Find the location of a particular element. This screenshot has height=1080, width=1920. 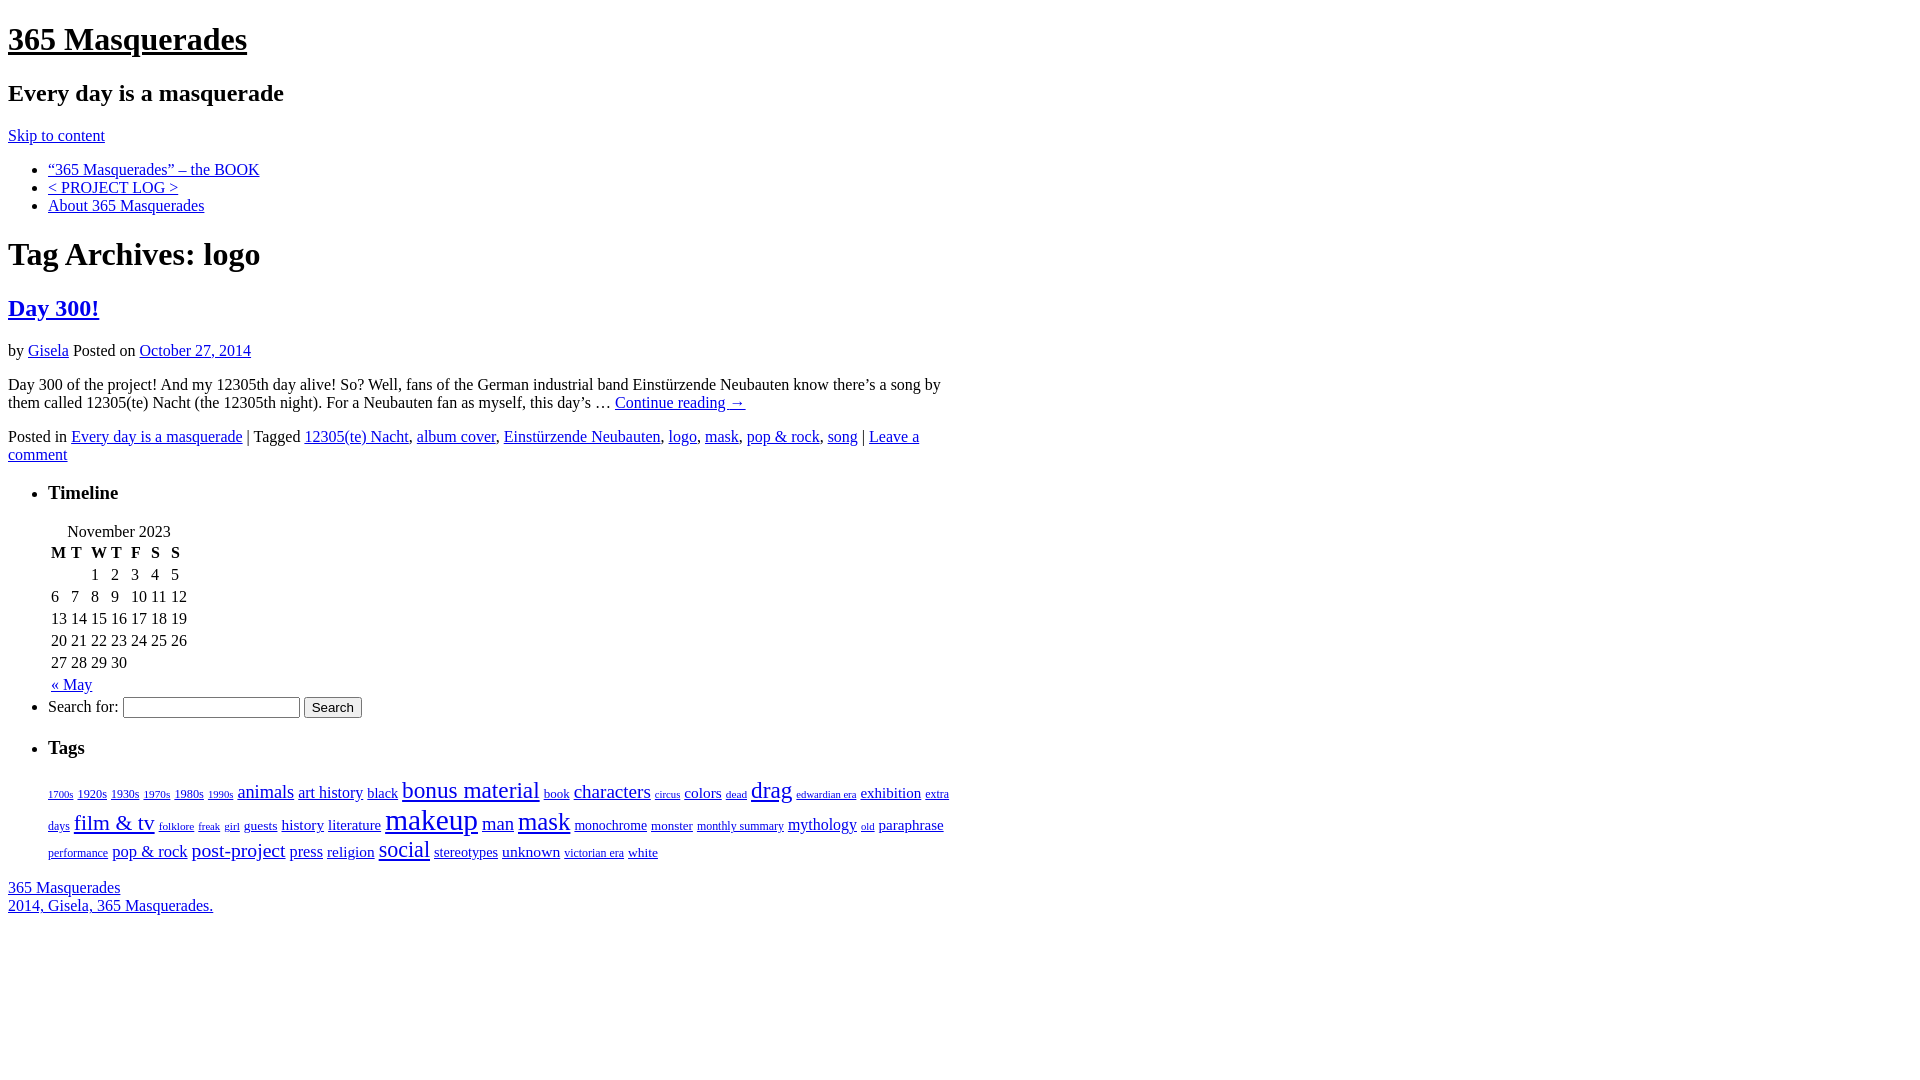

'Search' is located at coordinates (332, 706).